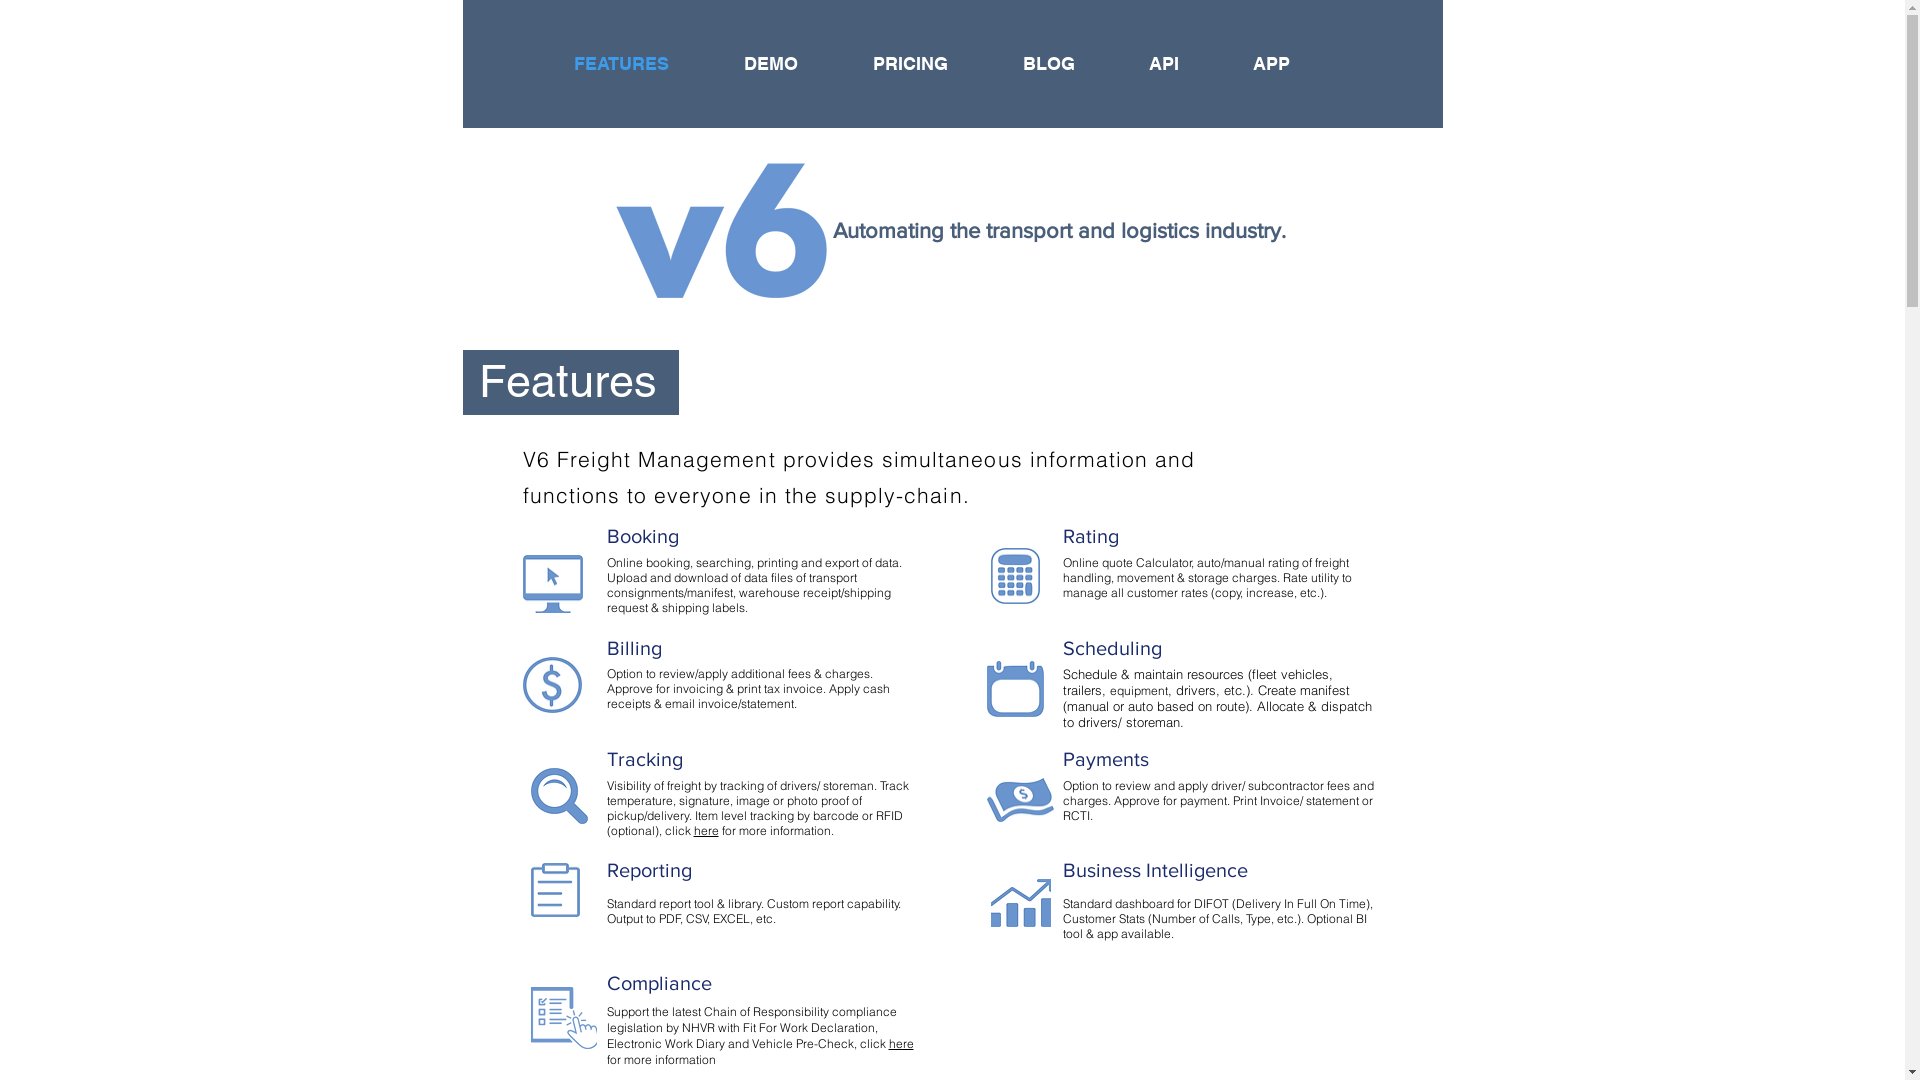 The width and height of the screenshot is (1920, 1080). Describe the element at coordinates (791, 63) in the screenshot. I see `'DEMO'` at that location.